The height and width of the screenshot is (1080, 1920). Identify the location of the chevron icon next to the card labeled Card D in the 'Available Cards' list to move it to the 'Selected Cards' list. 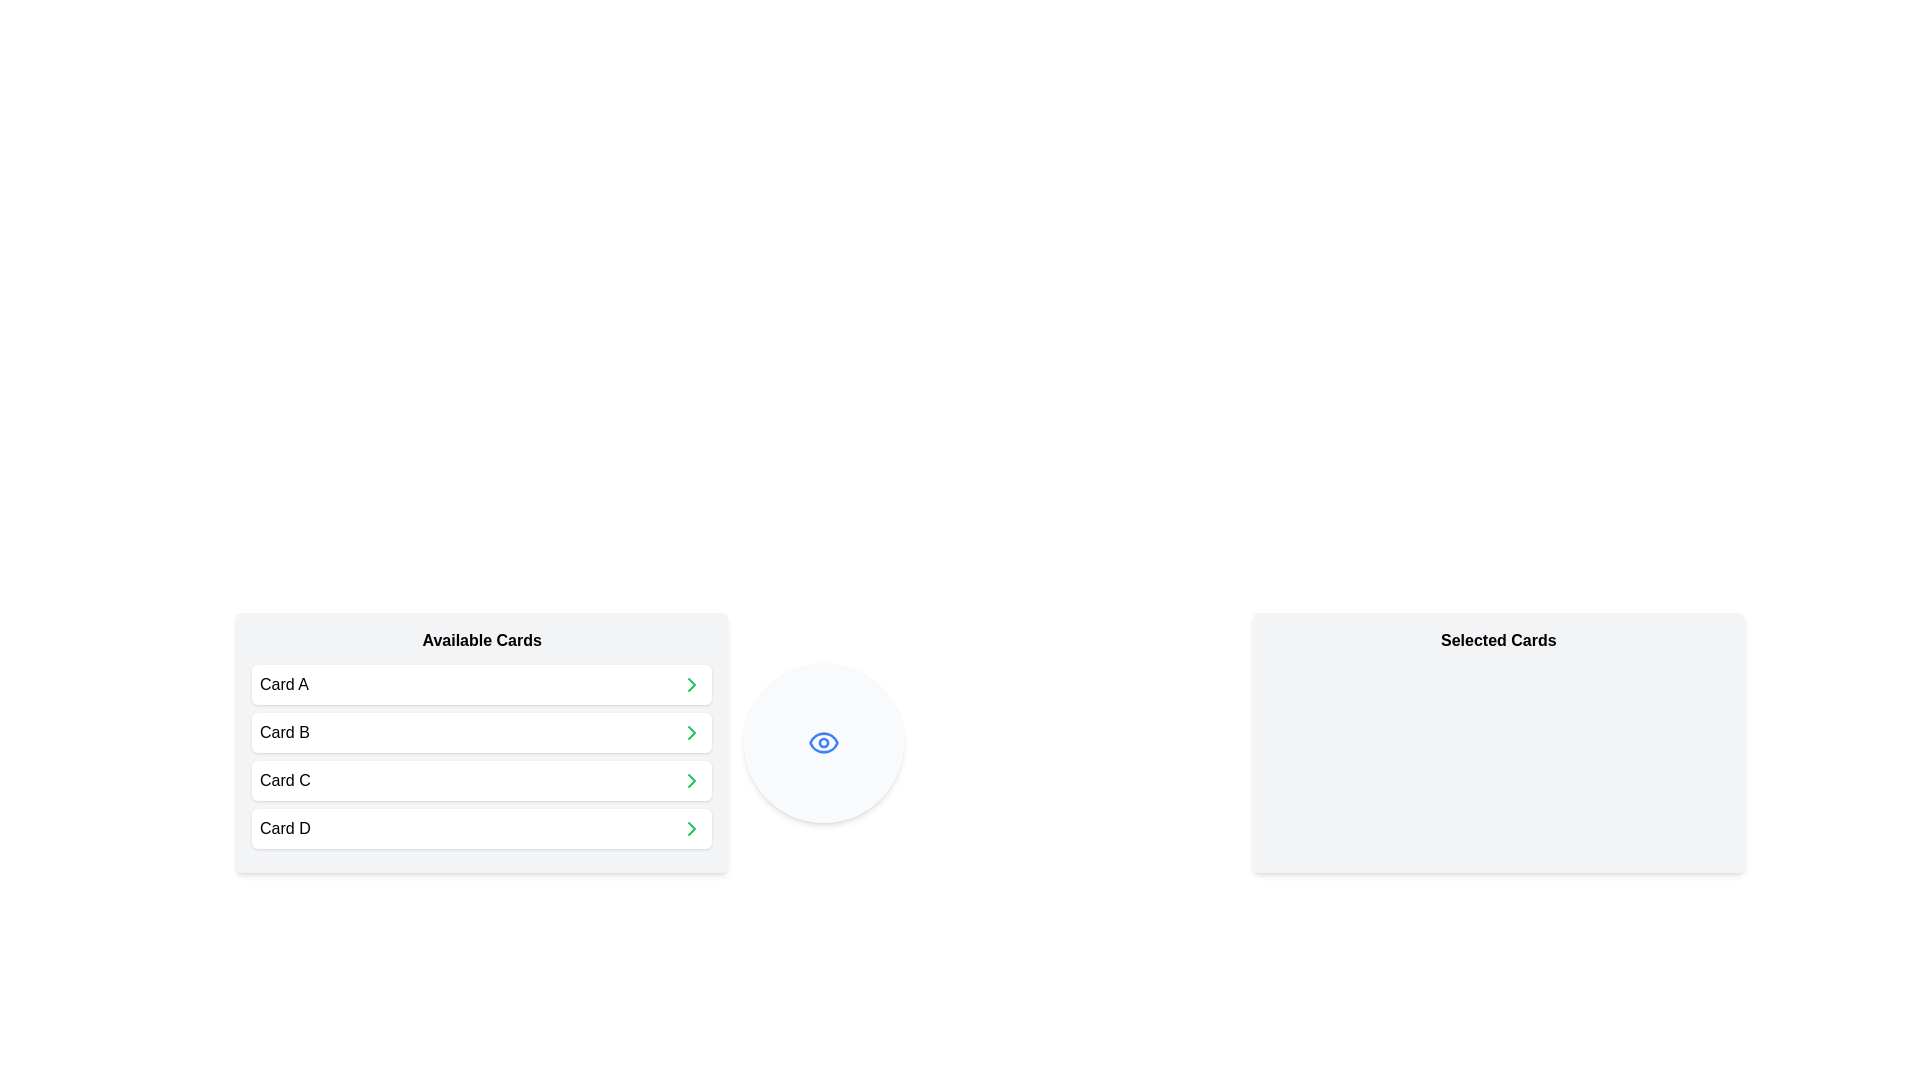
(692, 829).